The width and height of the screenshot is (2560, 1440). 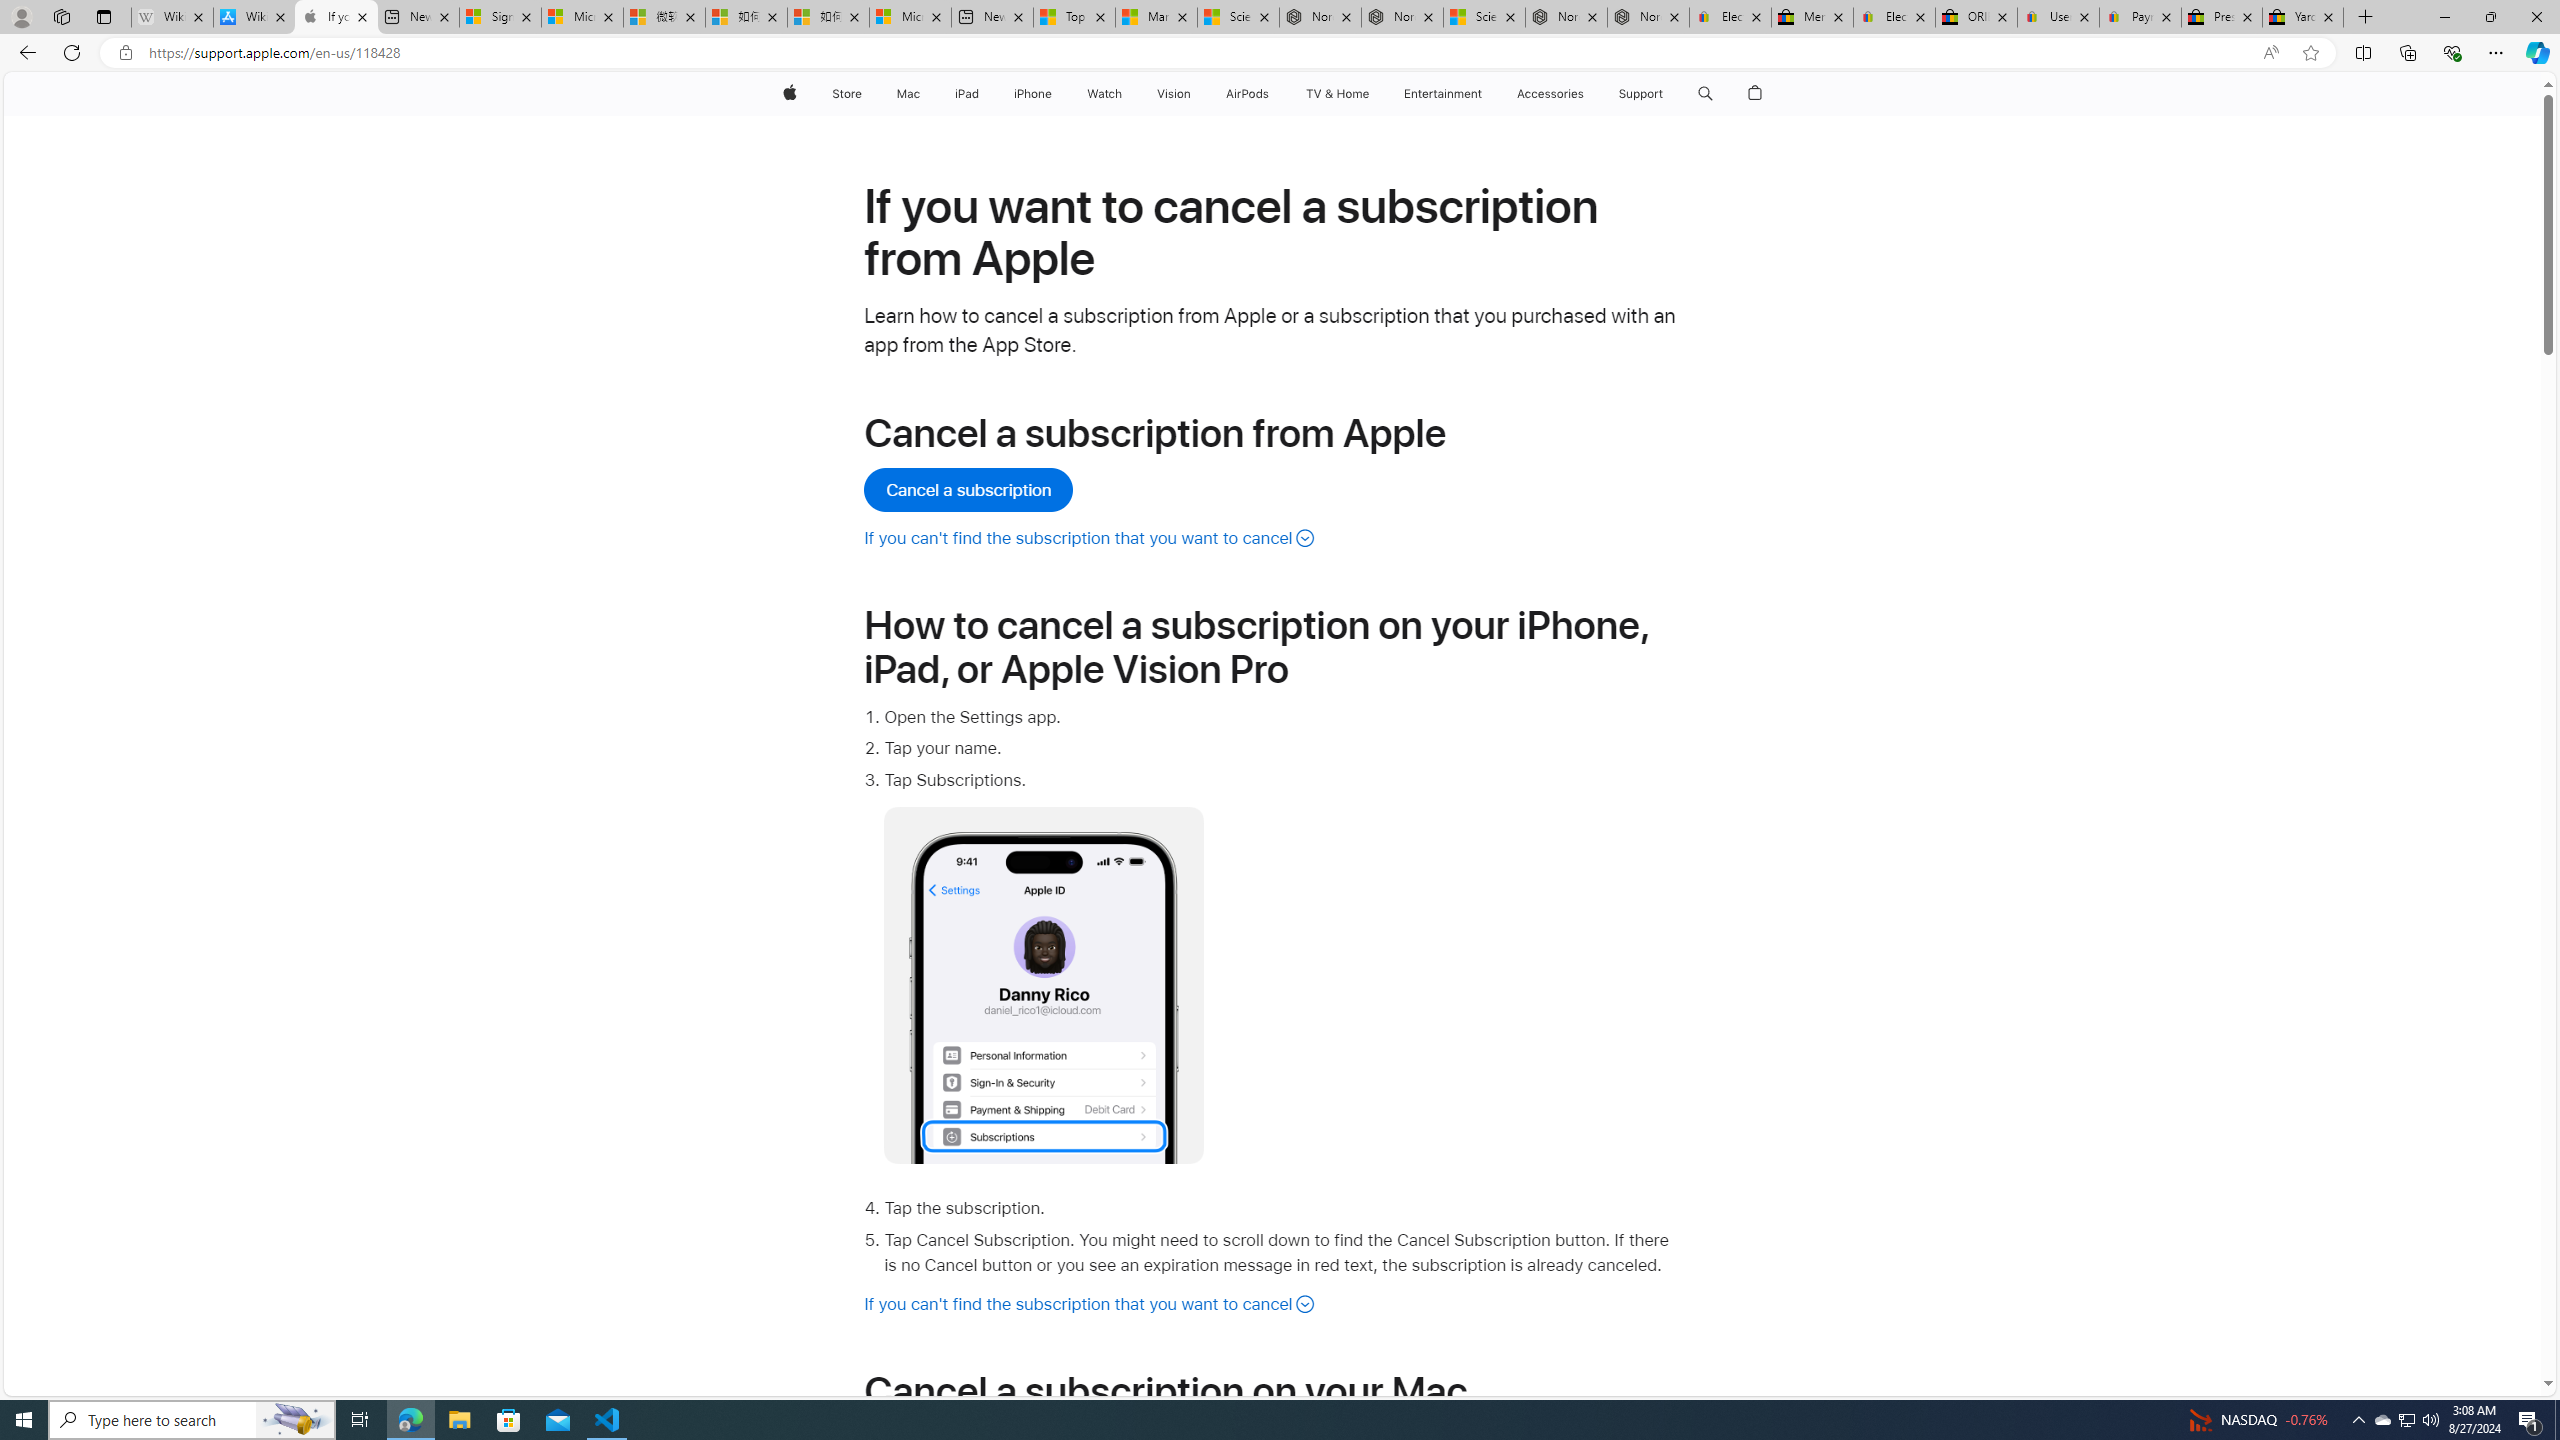 What do you see at coordinates (1549, 93) in the screenshot?
I see `'Accessories'` at bounding box center [1549, 93].